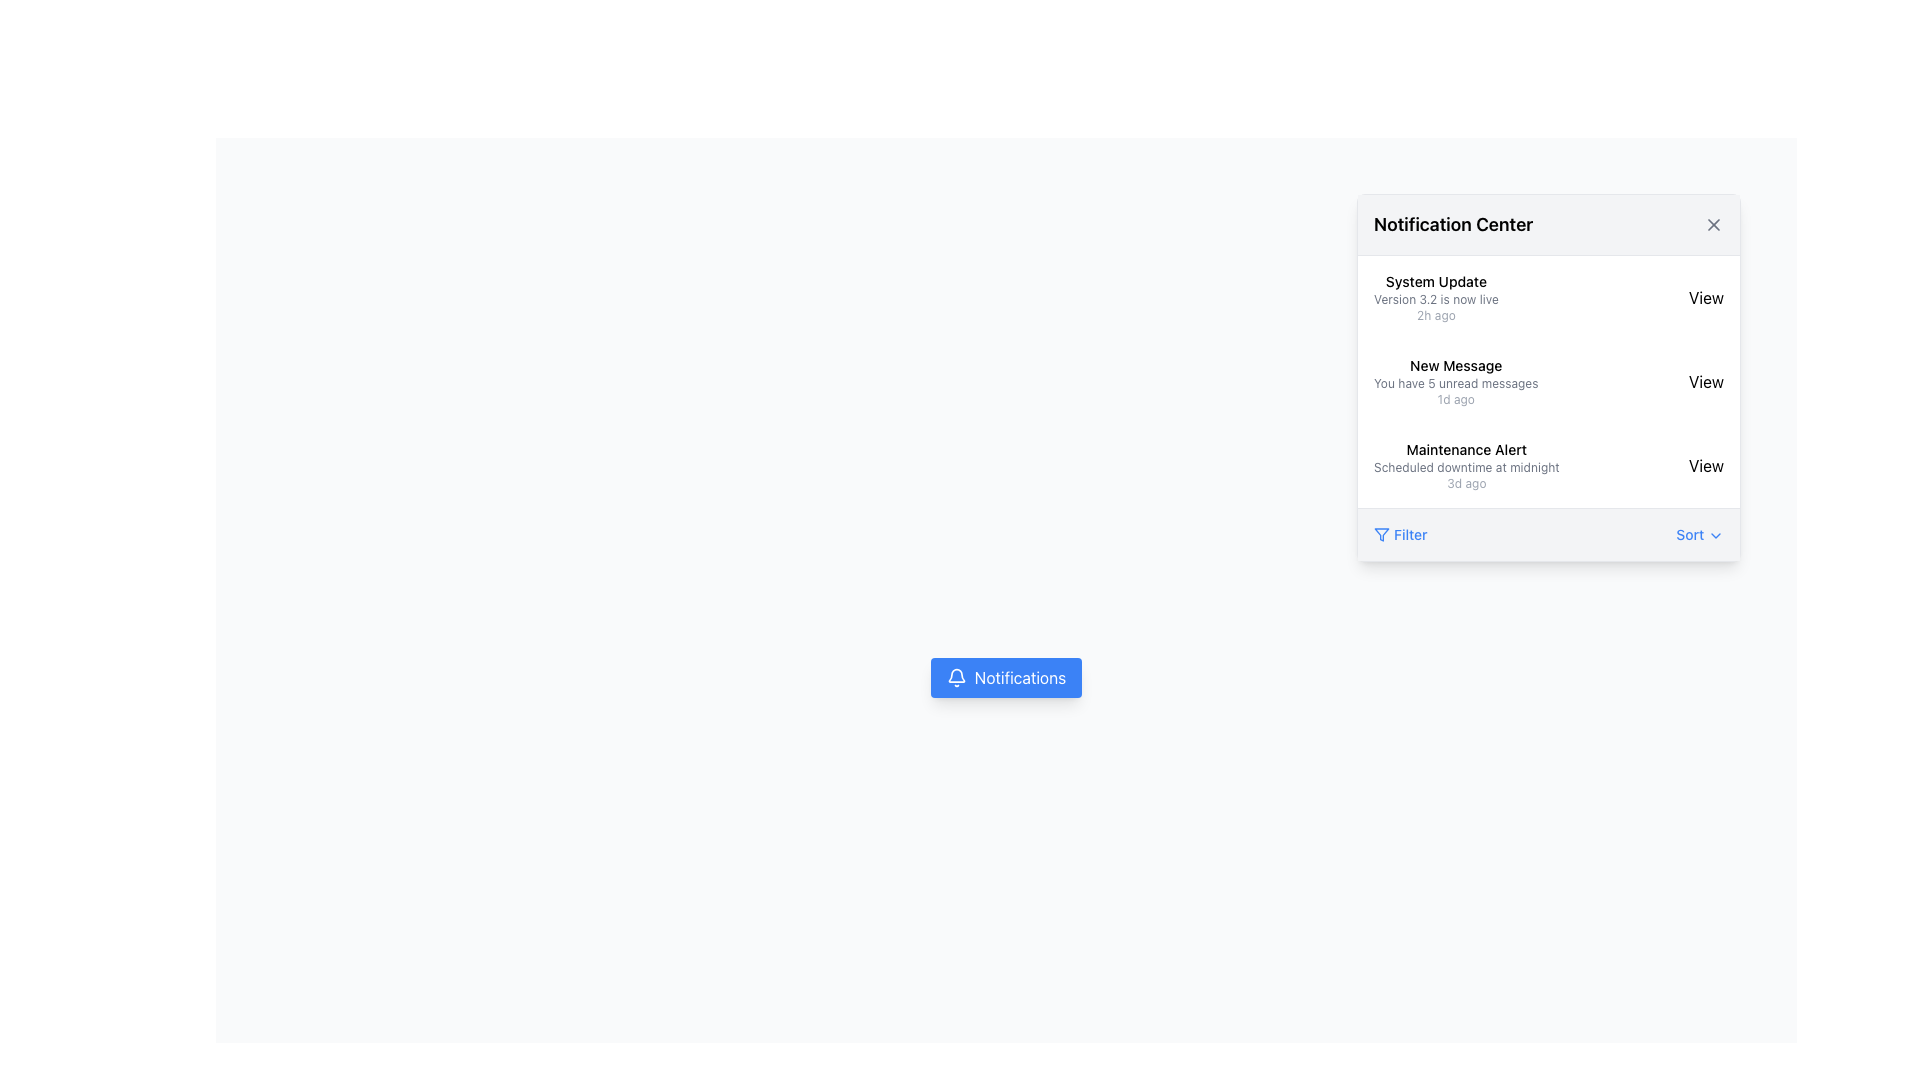 The height and width of the screenshot is (1080, 1920). I want to click on the timestamp label indicating the time elapsed since the notification was issued, located at the bottom of the 'New Message' notification item, so click(1456, 400).